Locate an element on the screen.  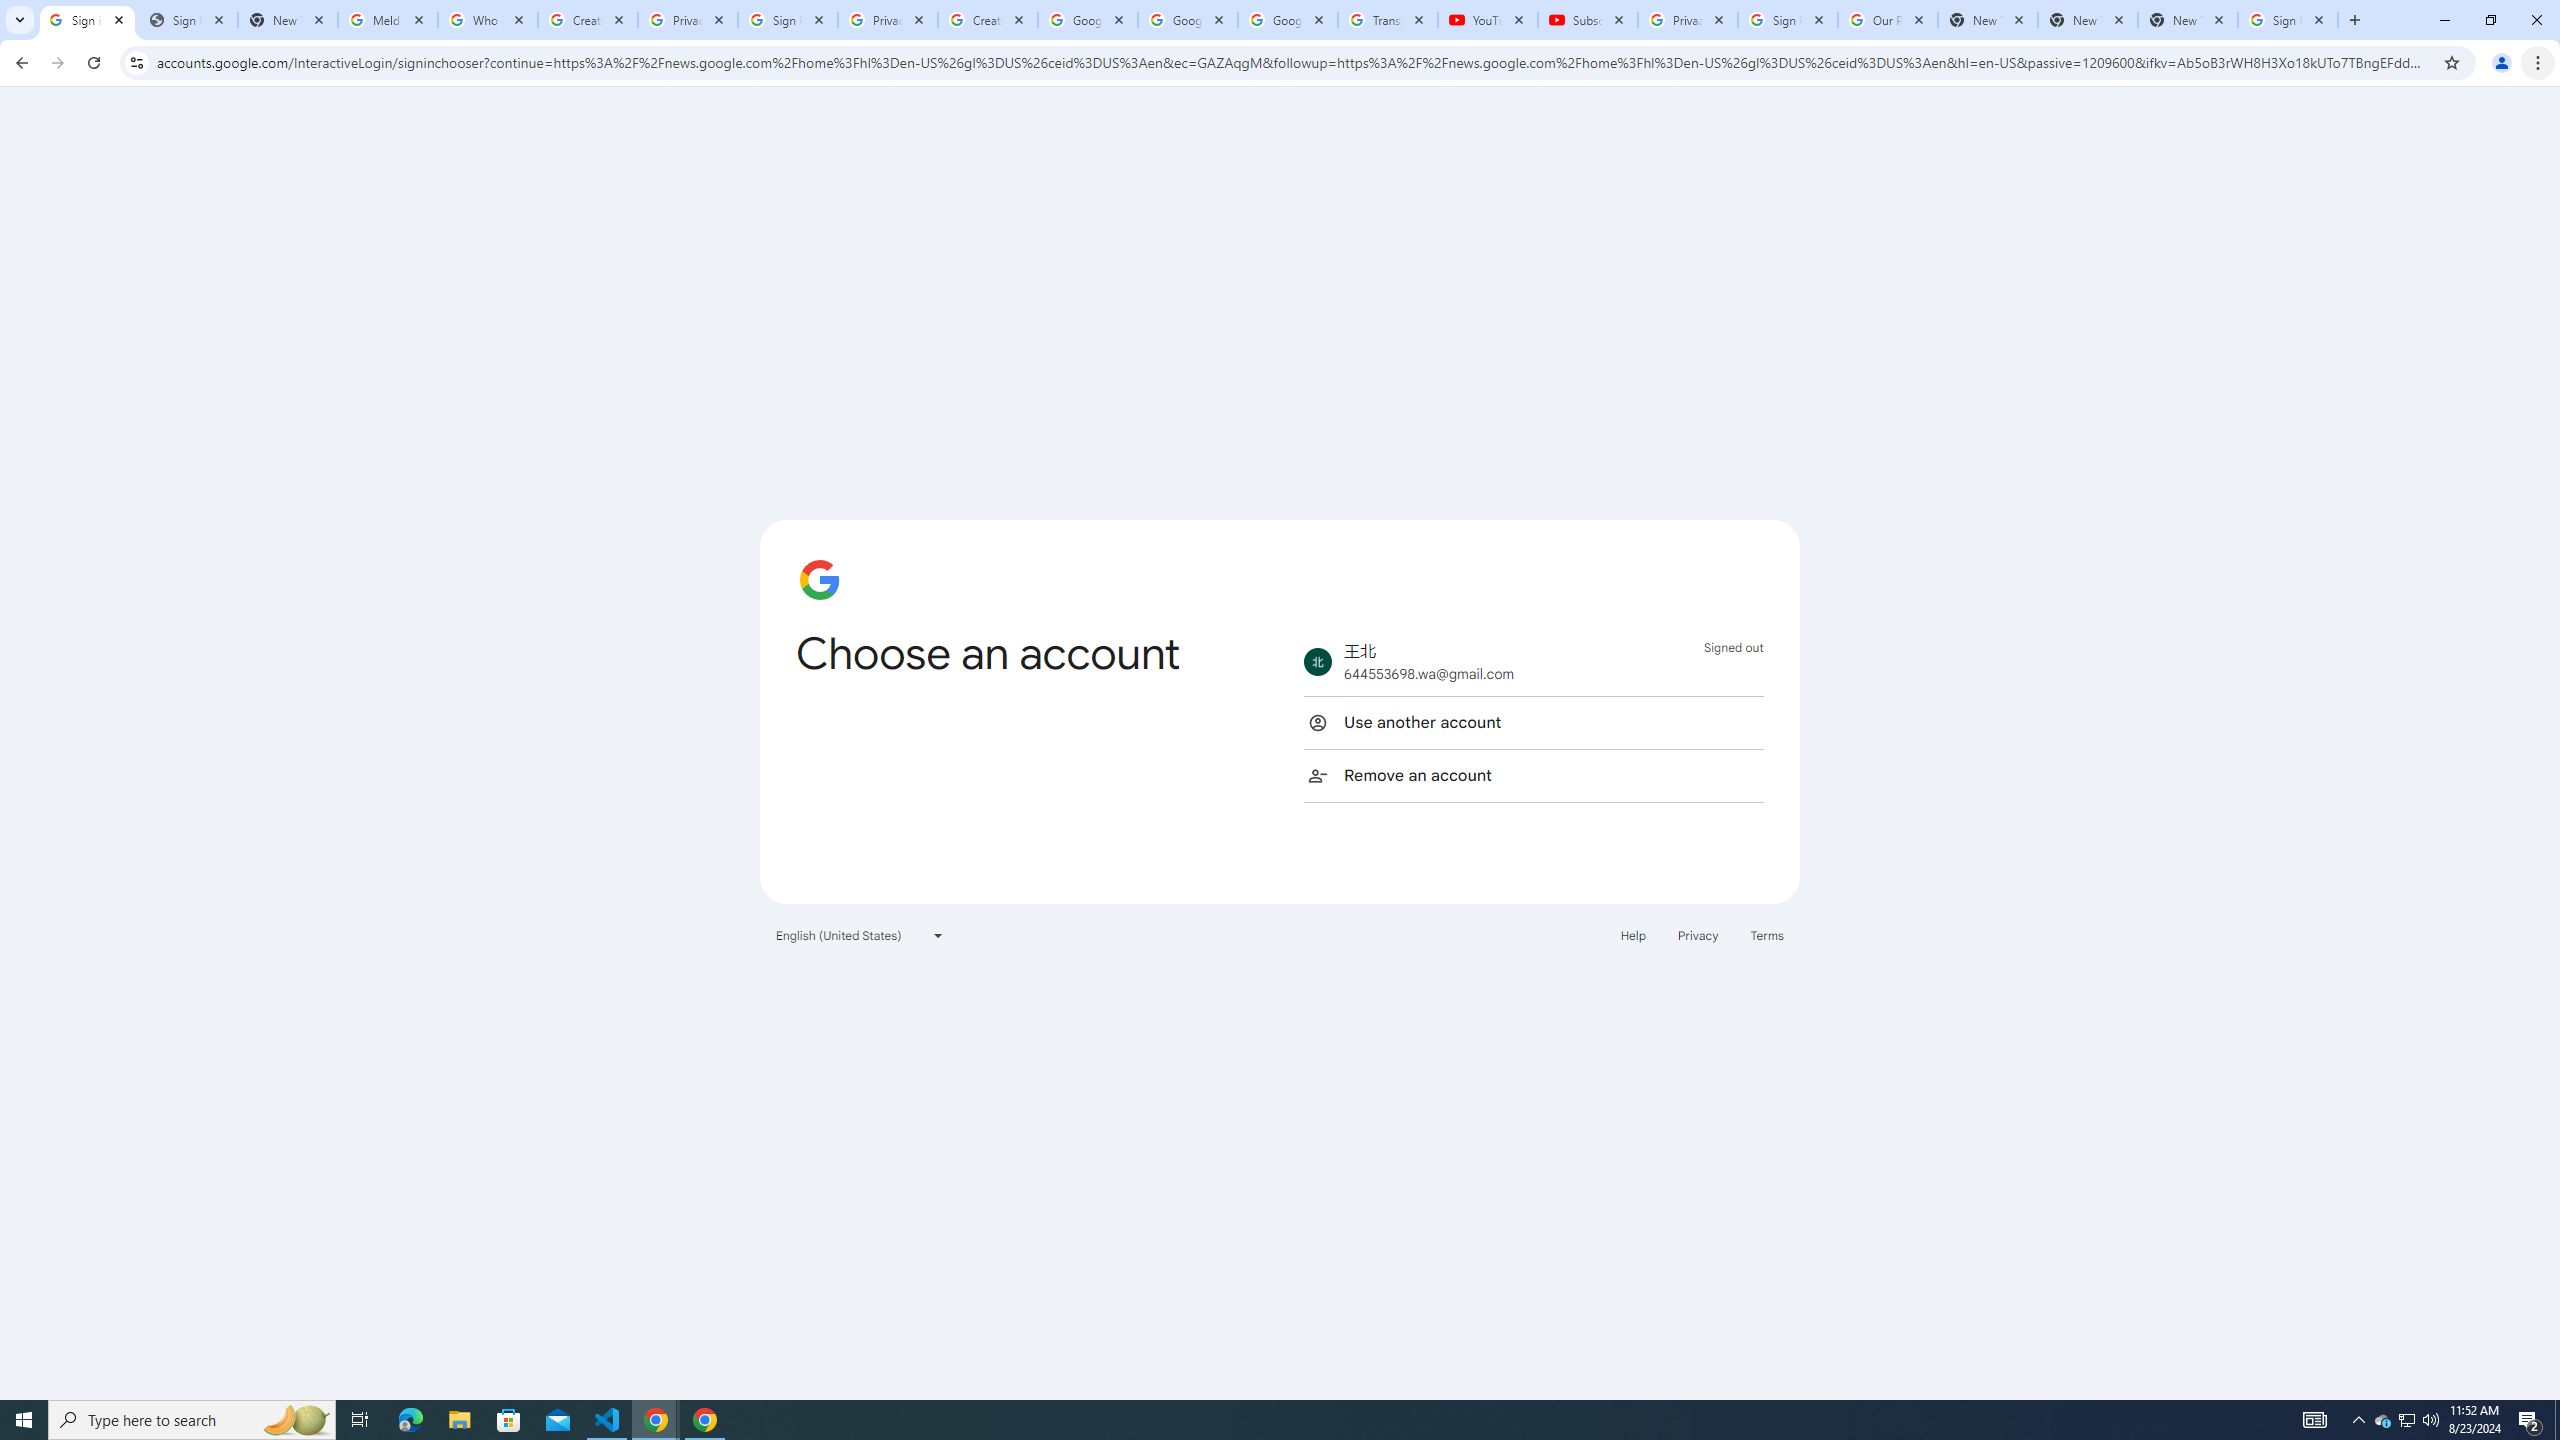
'Sign in - Google Accounts' is located at coordinates (2287, 19).